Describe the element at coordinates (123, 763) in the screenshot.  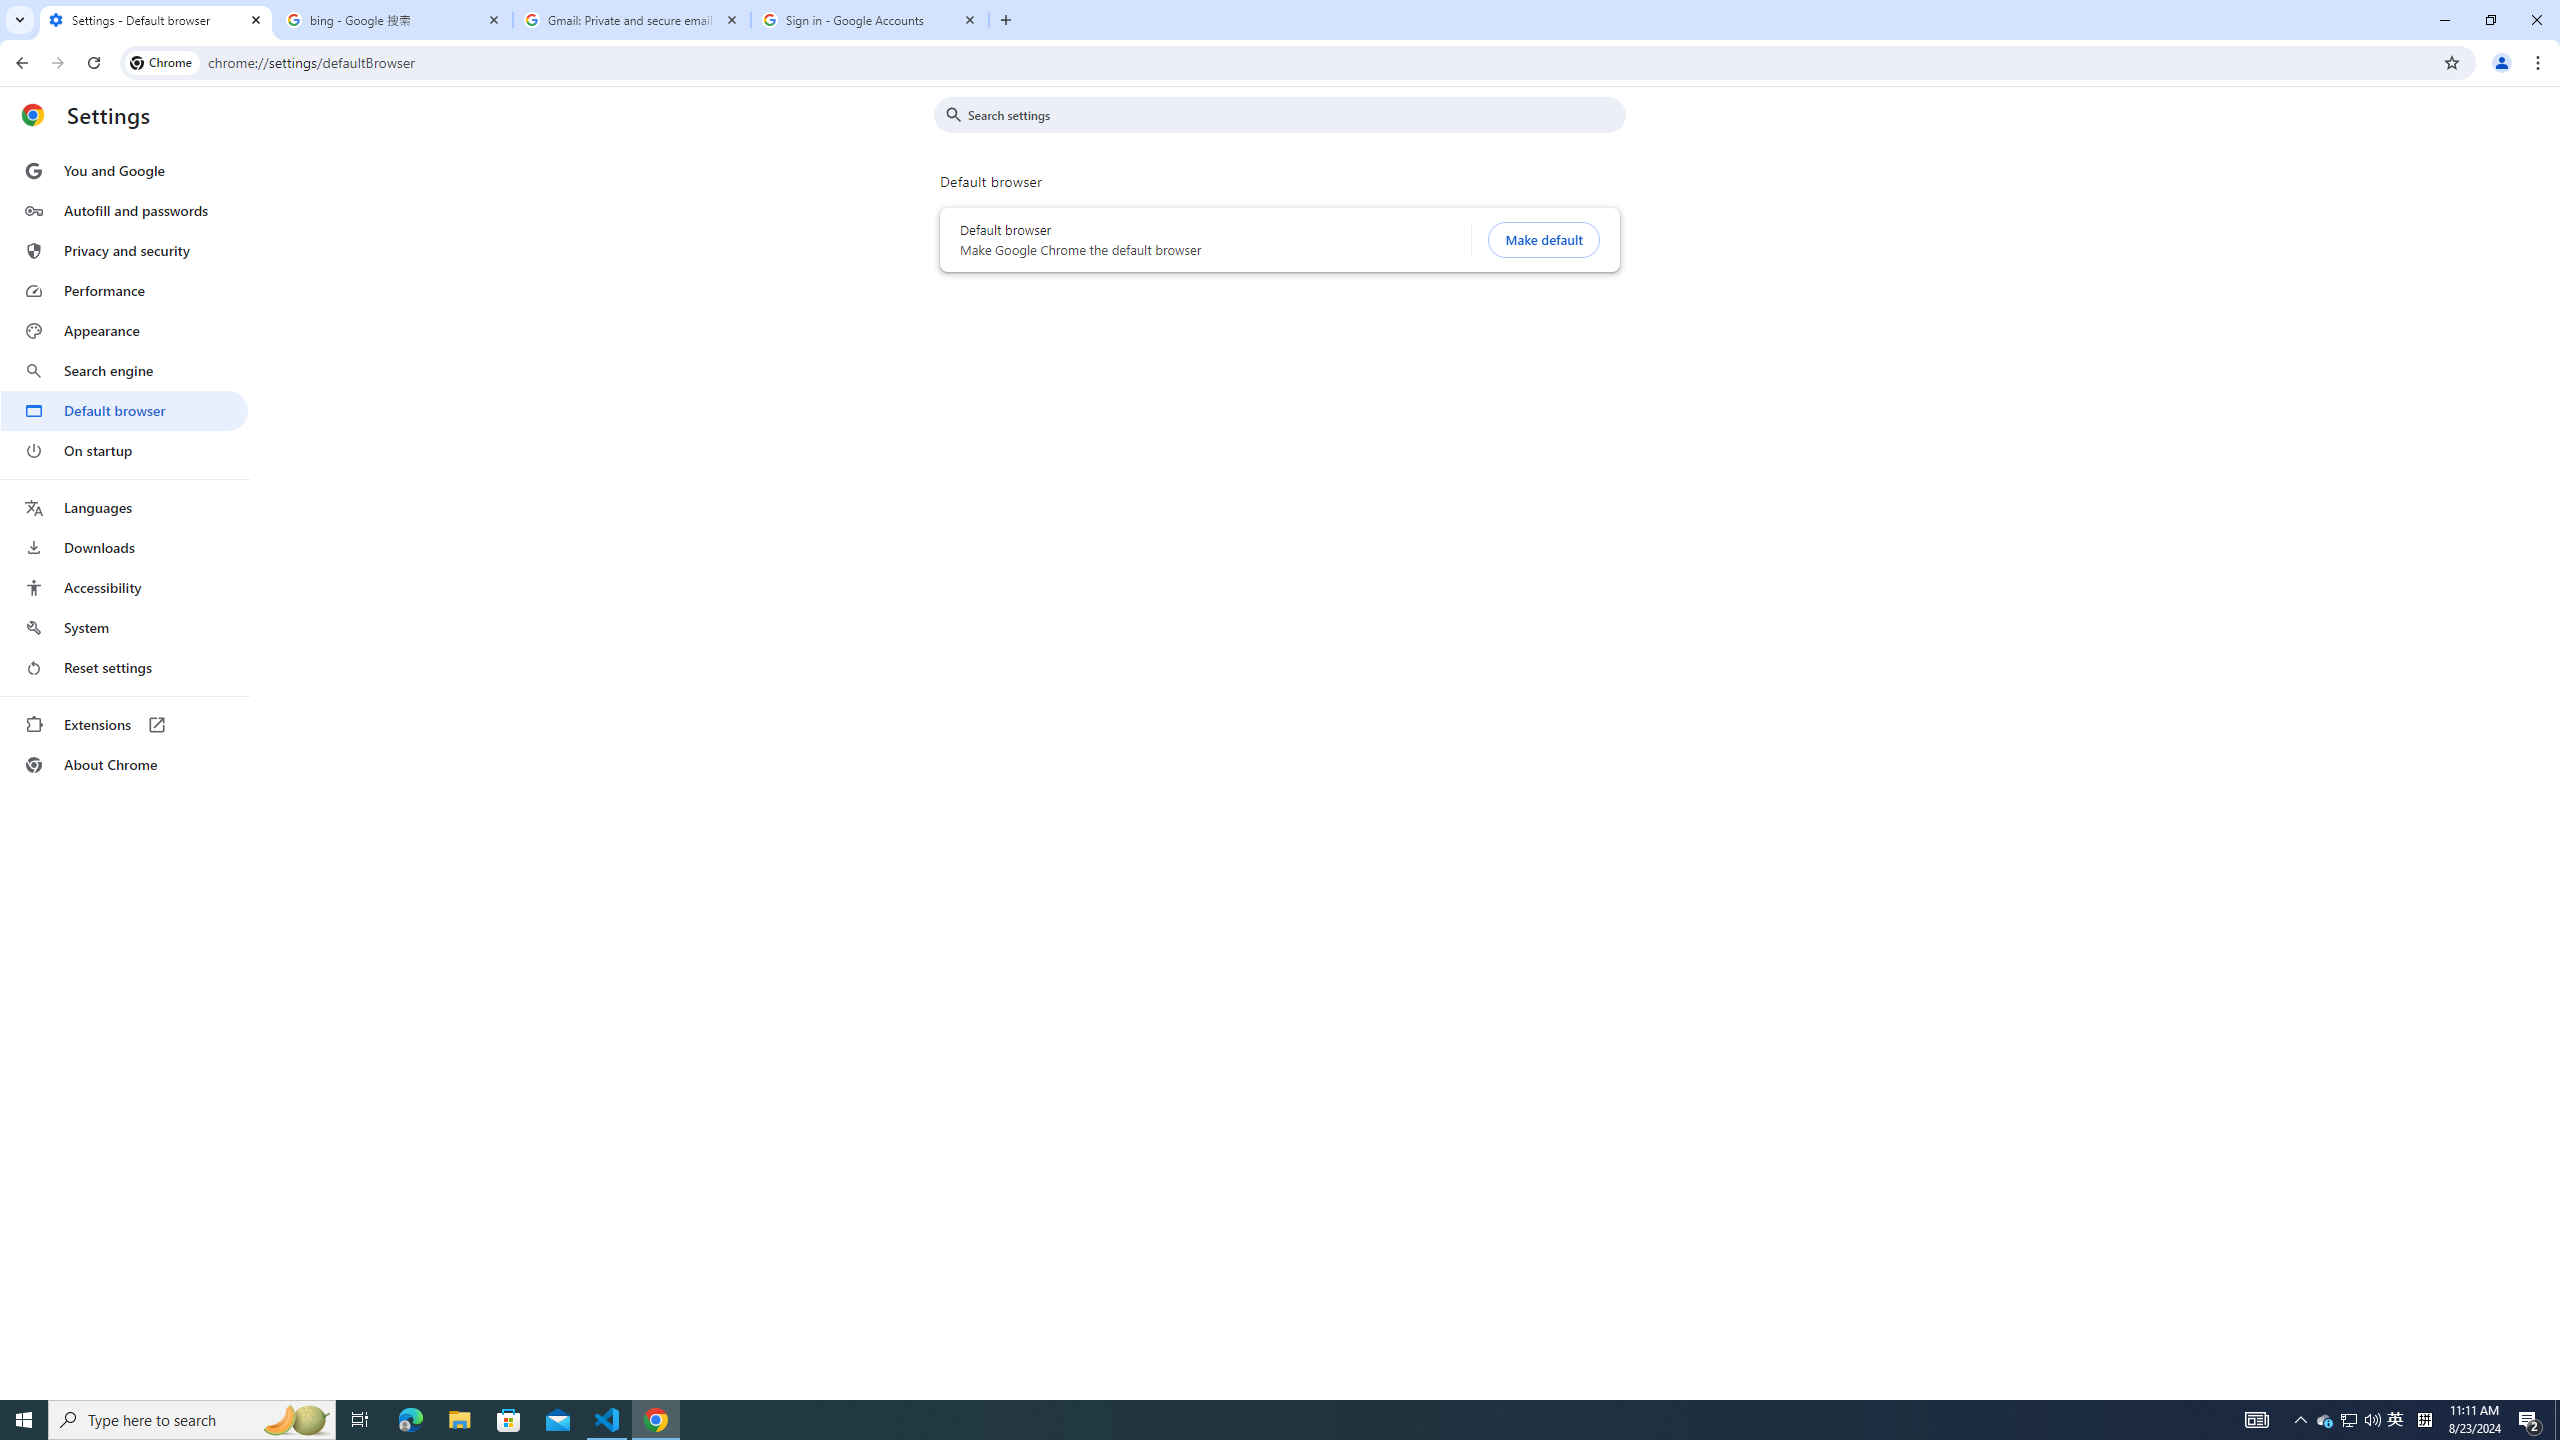
I see `'About Chrome'` at that location.